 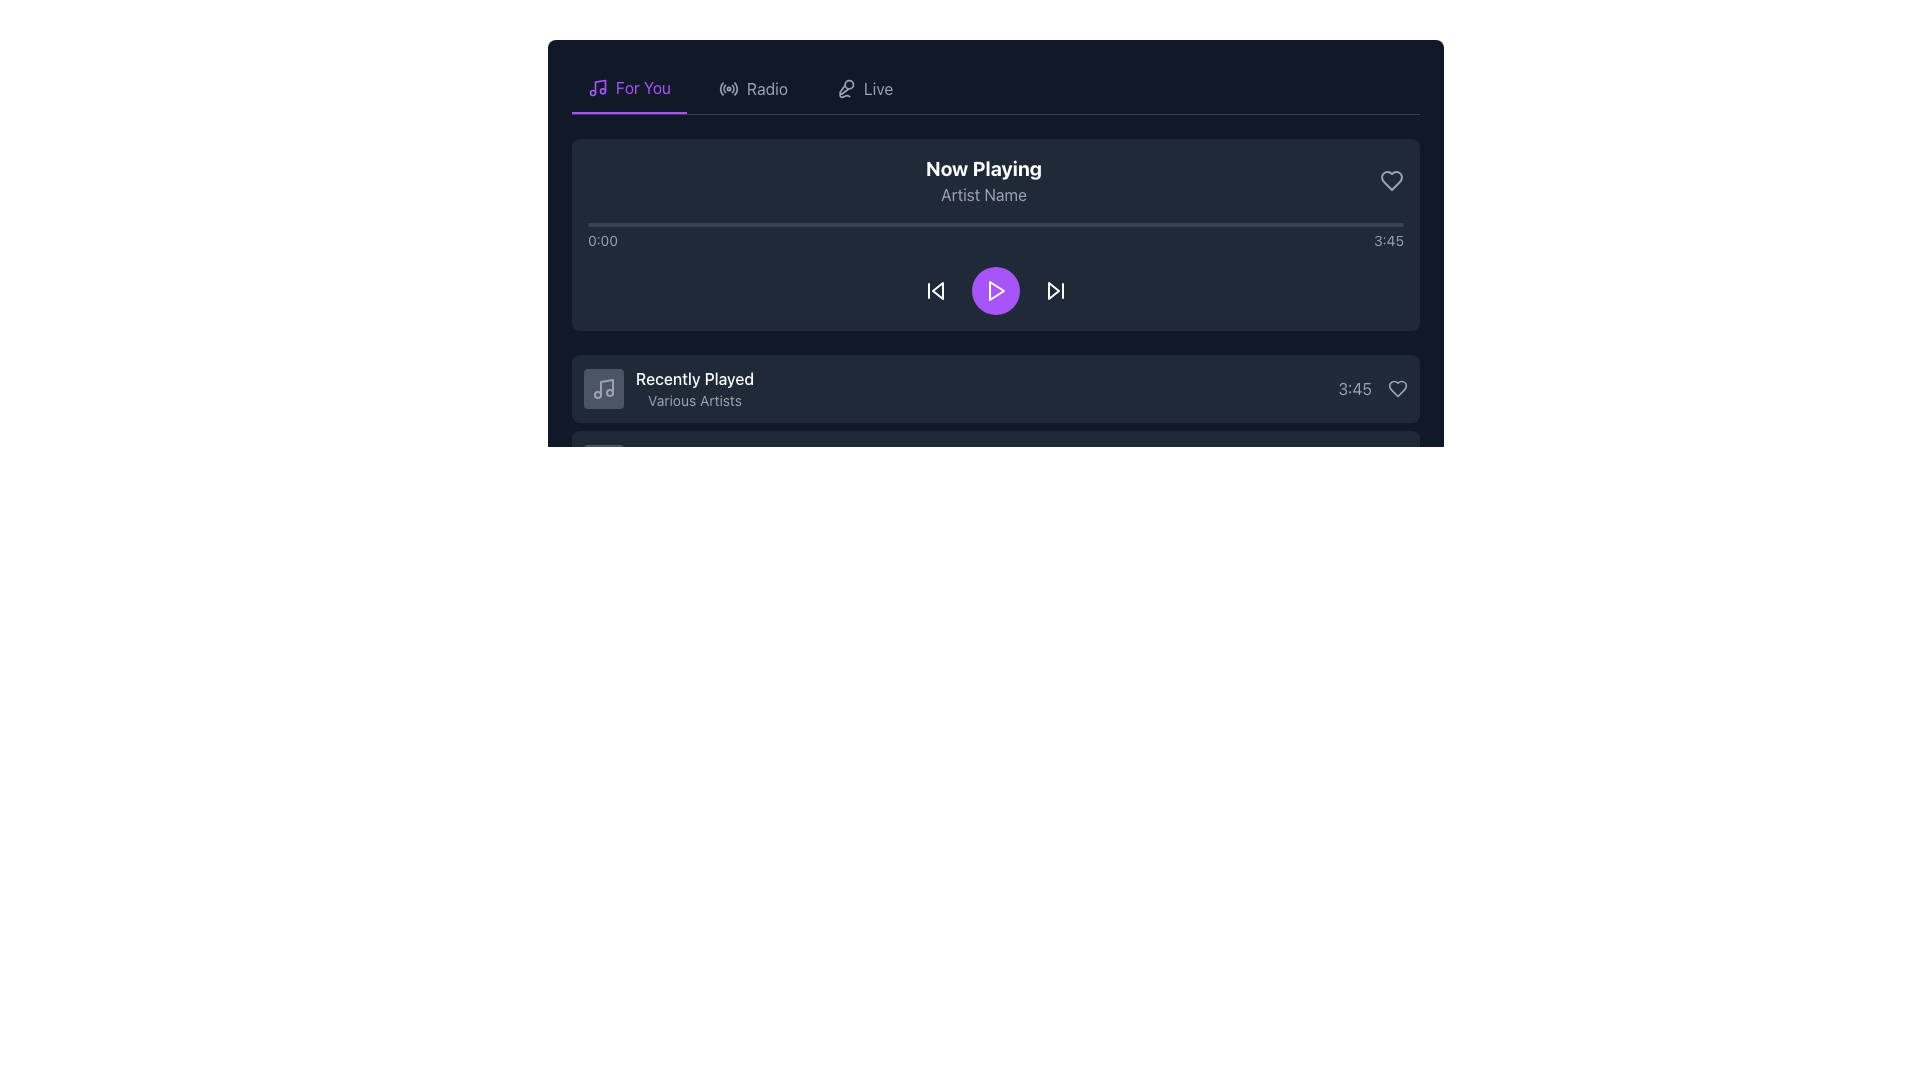 What do you see at coordinates (603, 389) in the screenshot?
I see `the audio function icon located in the bottom-left section of the 'Recently Played' card` at bounding box center [603, 389].